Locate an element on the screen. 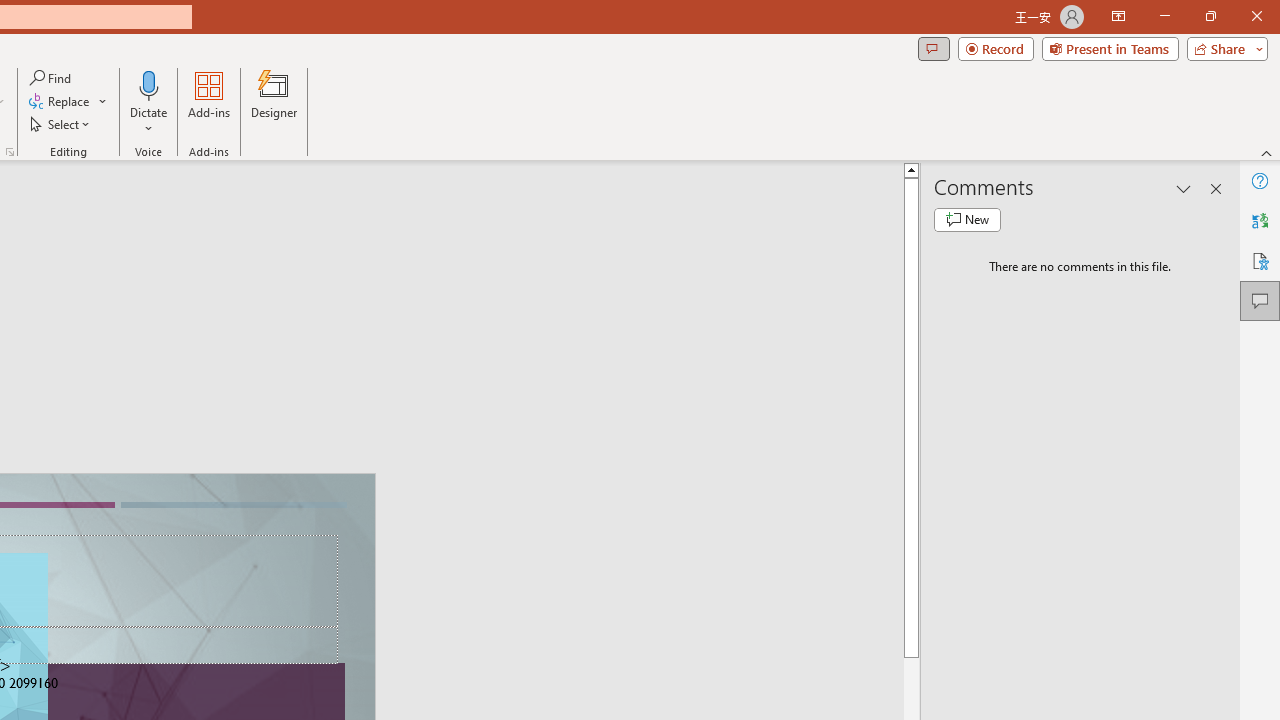 The width and height of the screenshot is (1280, 720). 'Dictate' is located at coordinates (148, 103).